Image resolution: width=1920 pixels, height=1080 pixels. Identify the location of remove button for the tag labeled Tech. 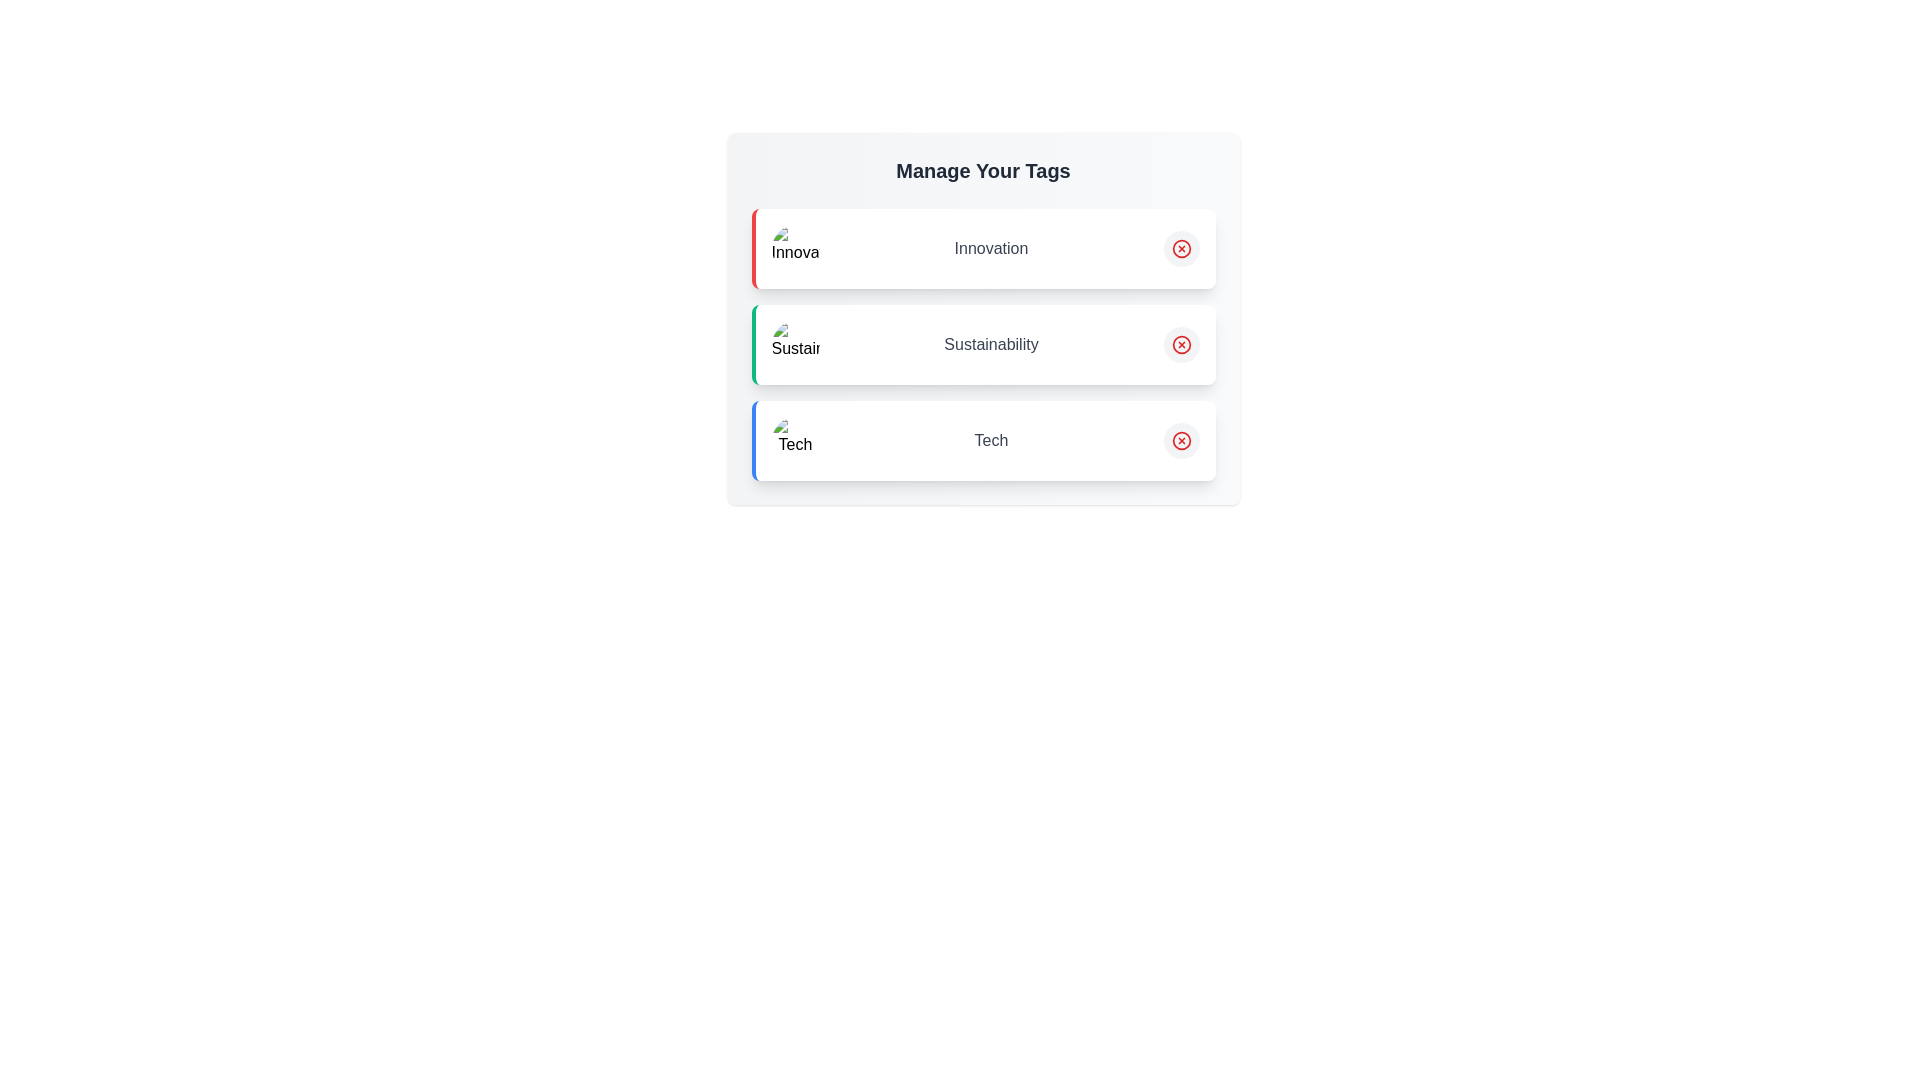
(1181, 439).